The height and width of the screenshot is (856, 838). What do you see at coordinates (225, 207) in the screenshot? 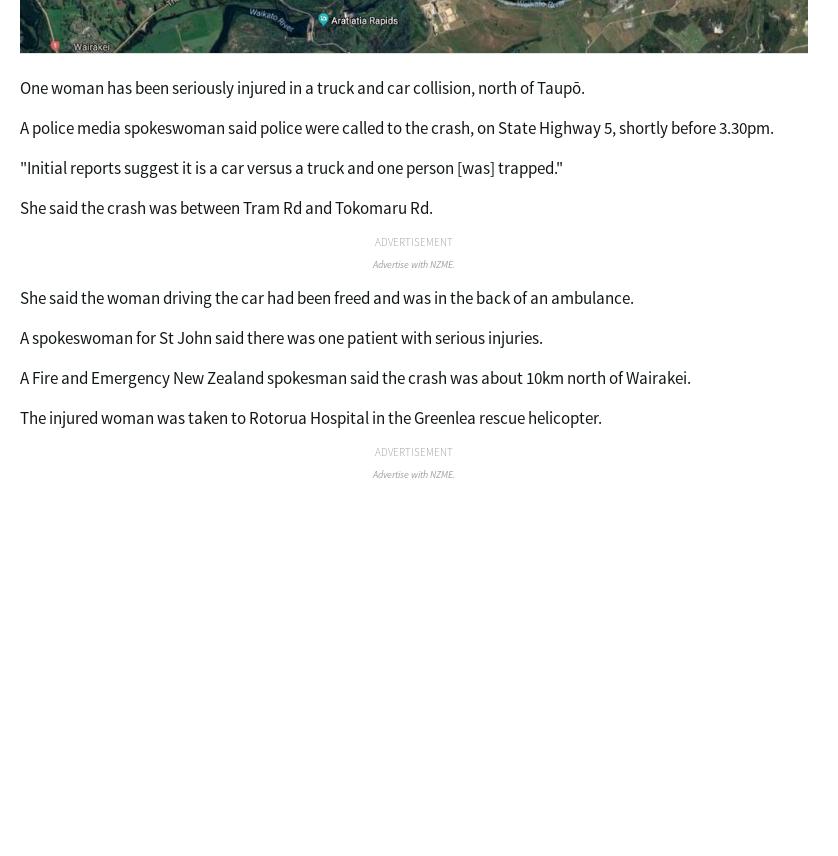
I see `'She said the crash was between Tram Rd and Tokomaru Rd.'` at bounding box center [225, 207].